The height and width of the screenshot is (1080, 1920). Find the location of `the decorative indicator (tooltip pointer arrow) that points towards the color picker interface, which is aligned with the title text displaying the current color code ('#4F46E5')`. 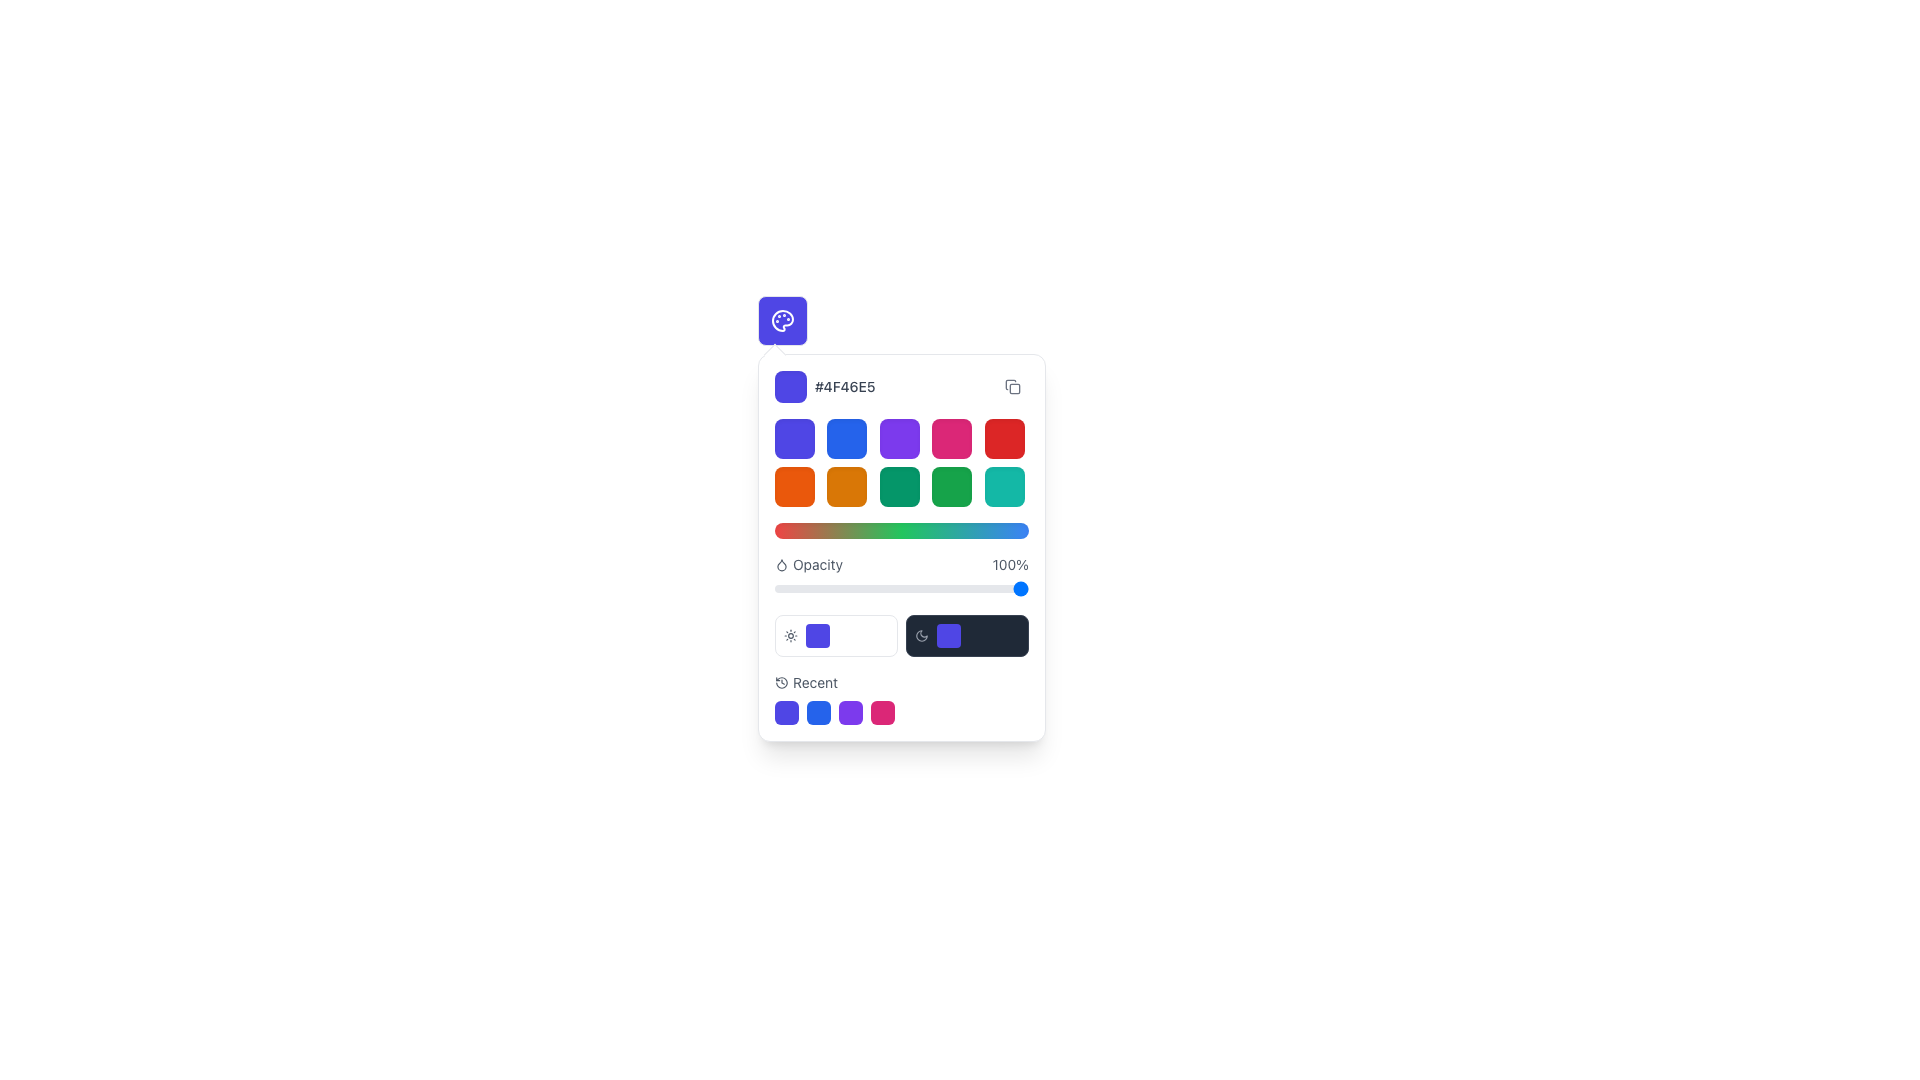

the decorative indicator (tooltip pointer arrow) that points towards the color picker interface, which is aligned with the title text displaying the current color code ('#4F46E5') is located at coordinates (773, 353).